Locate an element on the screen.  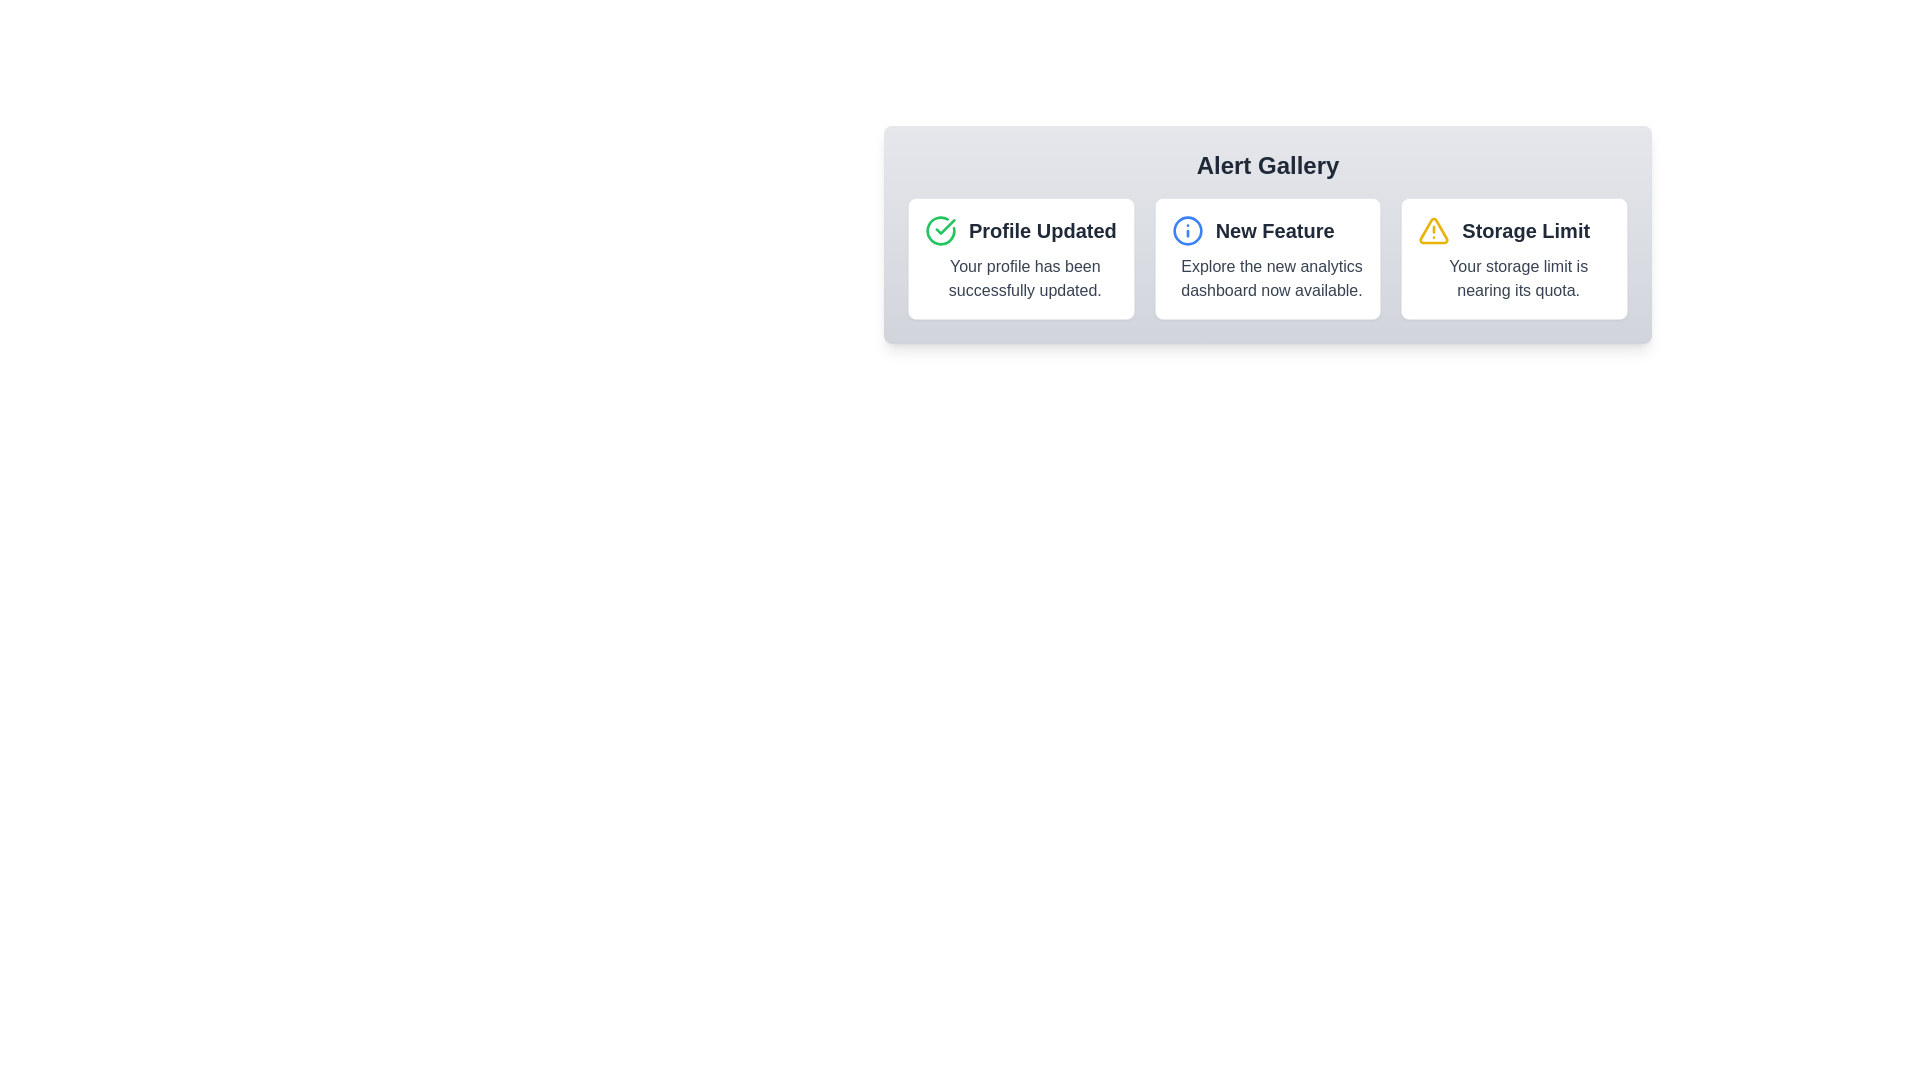
the Informational Box located beneath the heading 'Alert Gallery', which is the middle box in a row of three, containing bold text and detailed information is located at coordinates (1266, 257).